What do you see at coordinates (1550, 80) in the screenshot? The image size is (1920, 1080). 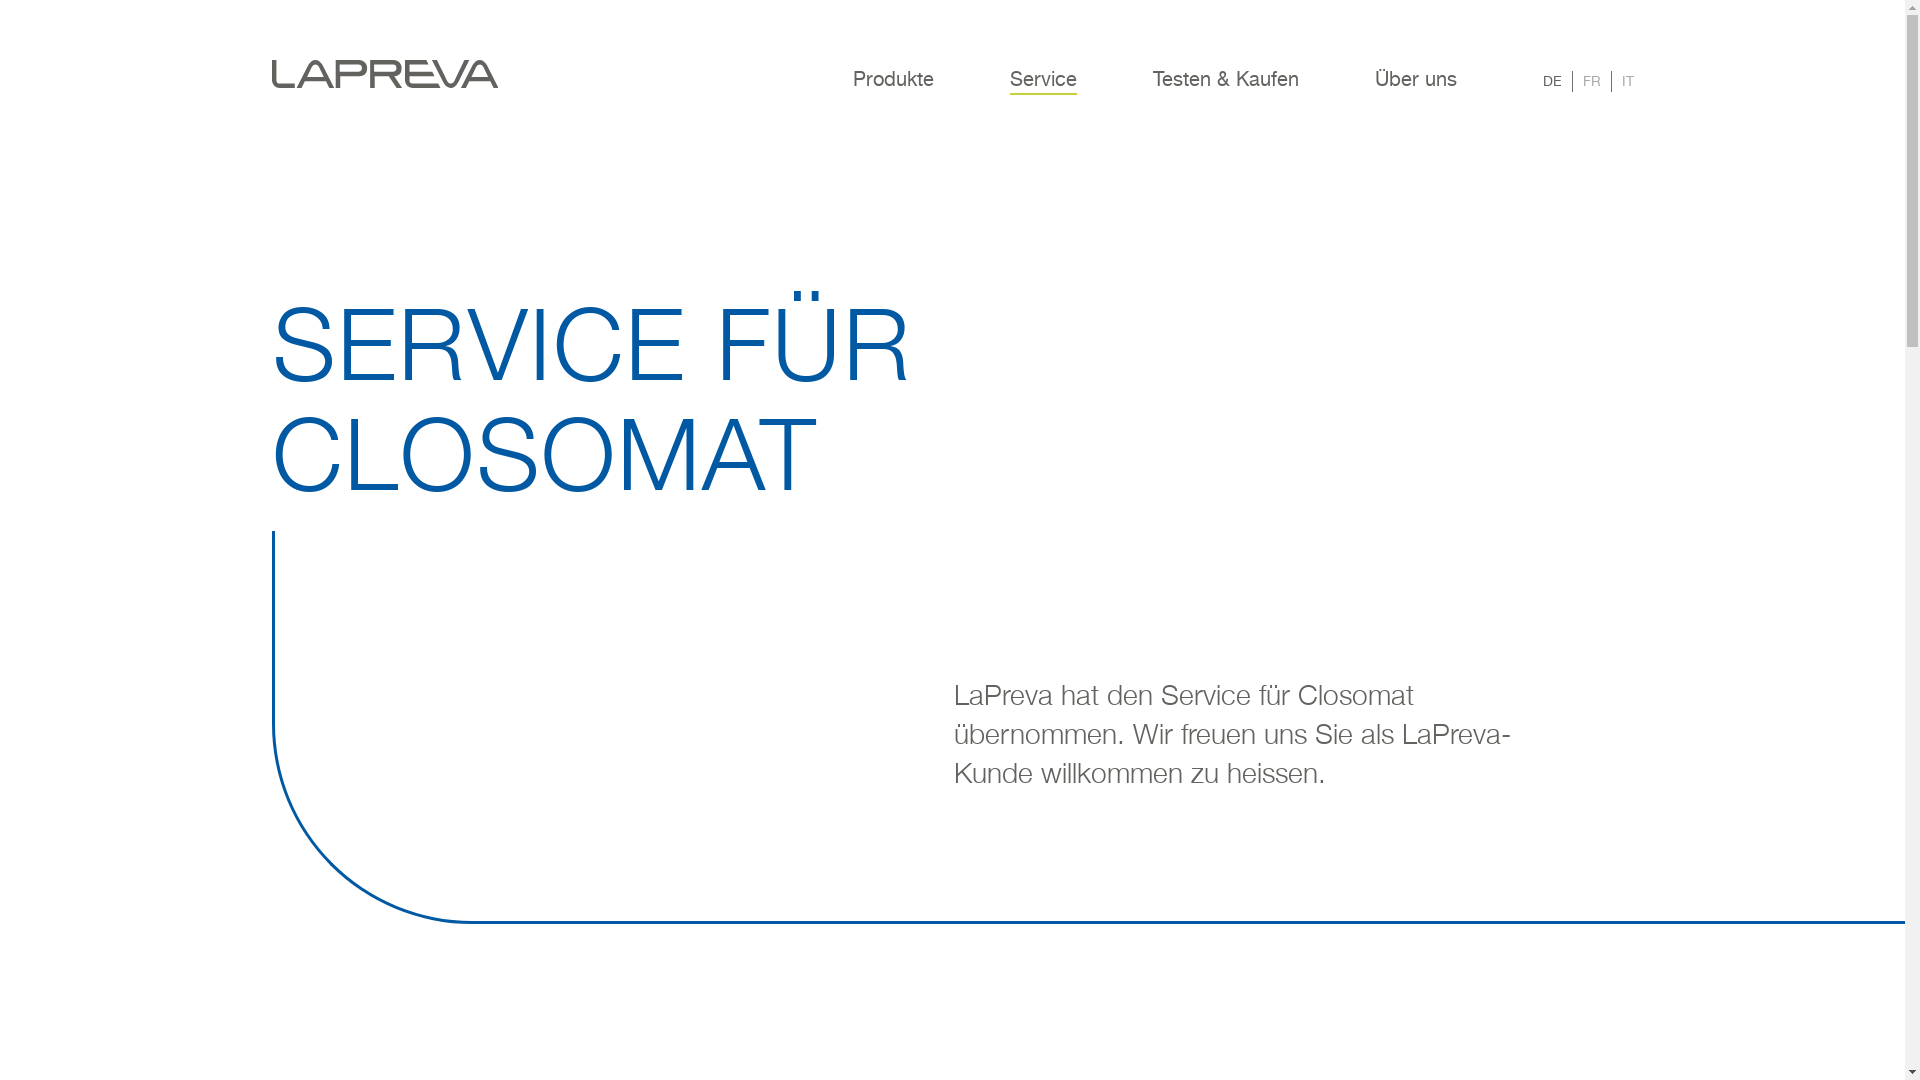 I see `'DE'` at bounding box center [1550, 80].